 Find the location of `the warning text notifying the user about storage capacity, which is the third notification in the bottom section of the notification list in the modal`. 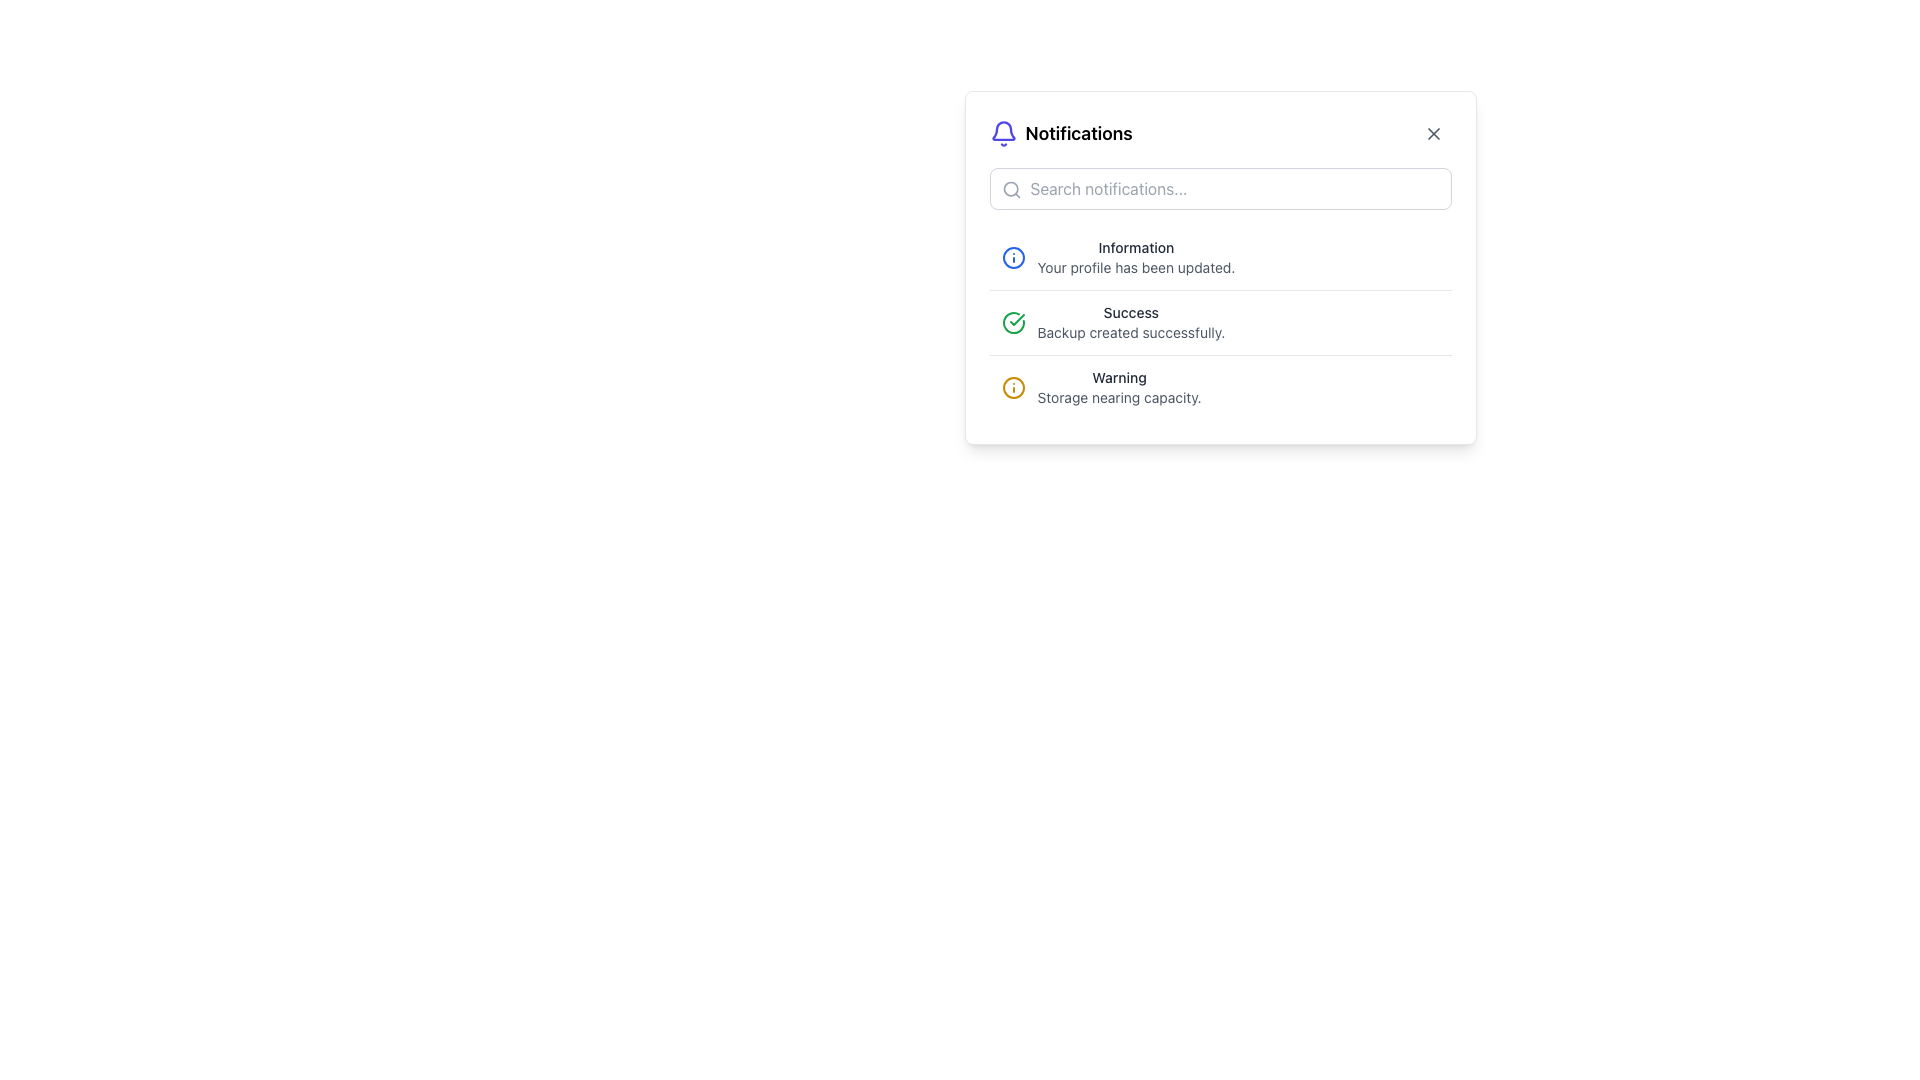

the warning text notifying the user about storage capacity, which is the third notification in the bottom section of the notification list in the modal is located at coordinates (1118, 388).